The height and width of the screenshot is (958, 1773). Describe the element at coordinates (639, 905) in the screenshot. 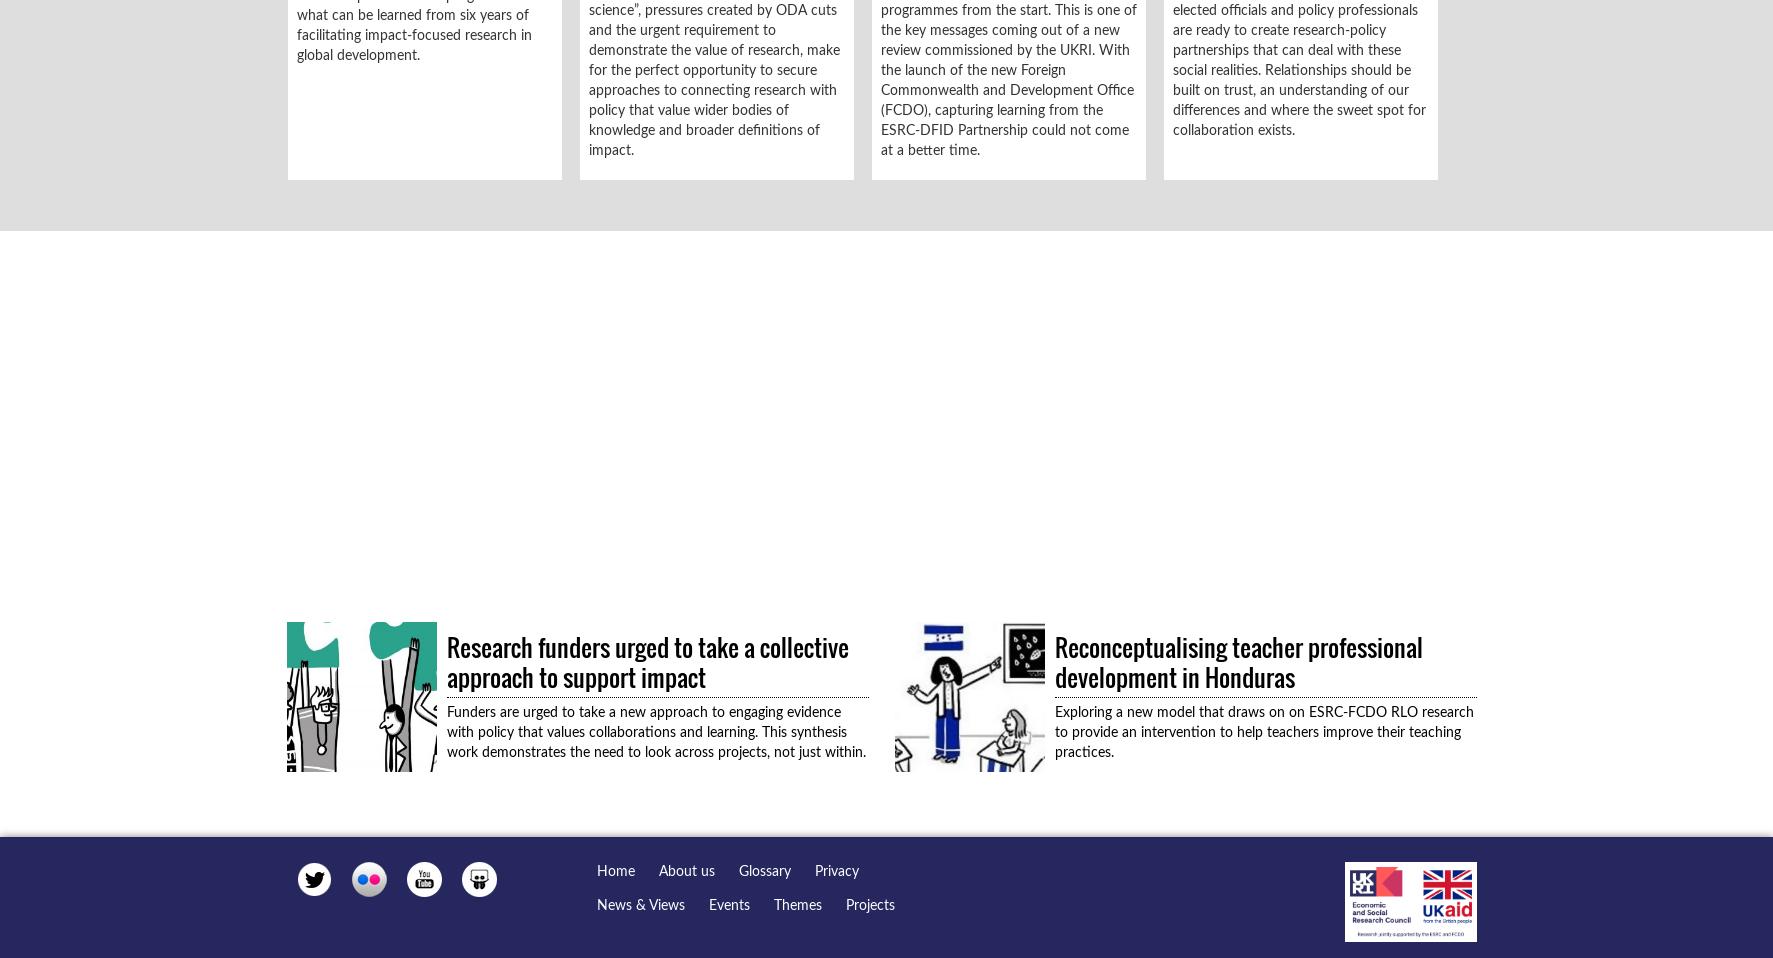

I see `'News & Views'` at that location.